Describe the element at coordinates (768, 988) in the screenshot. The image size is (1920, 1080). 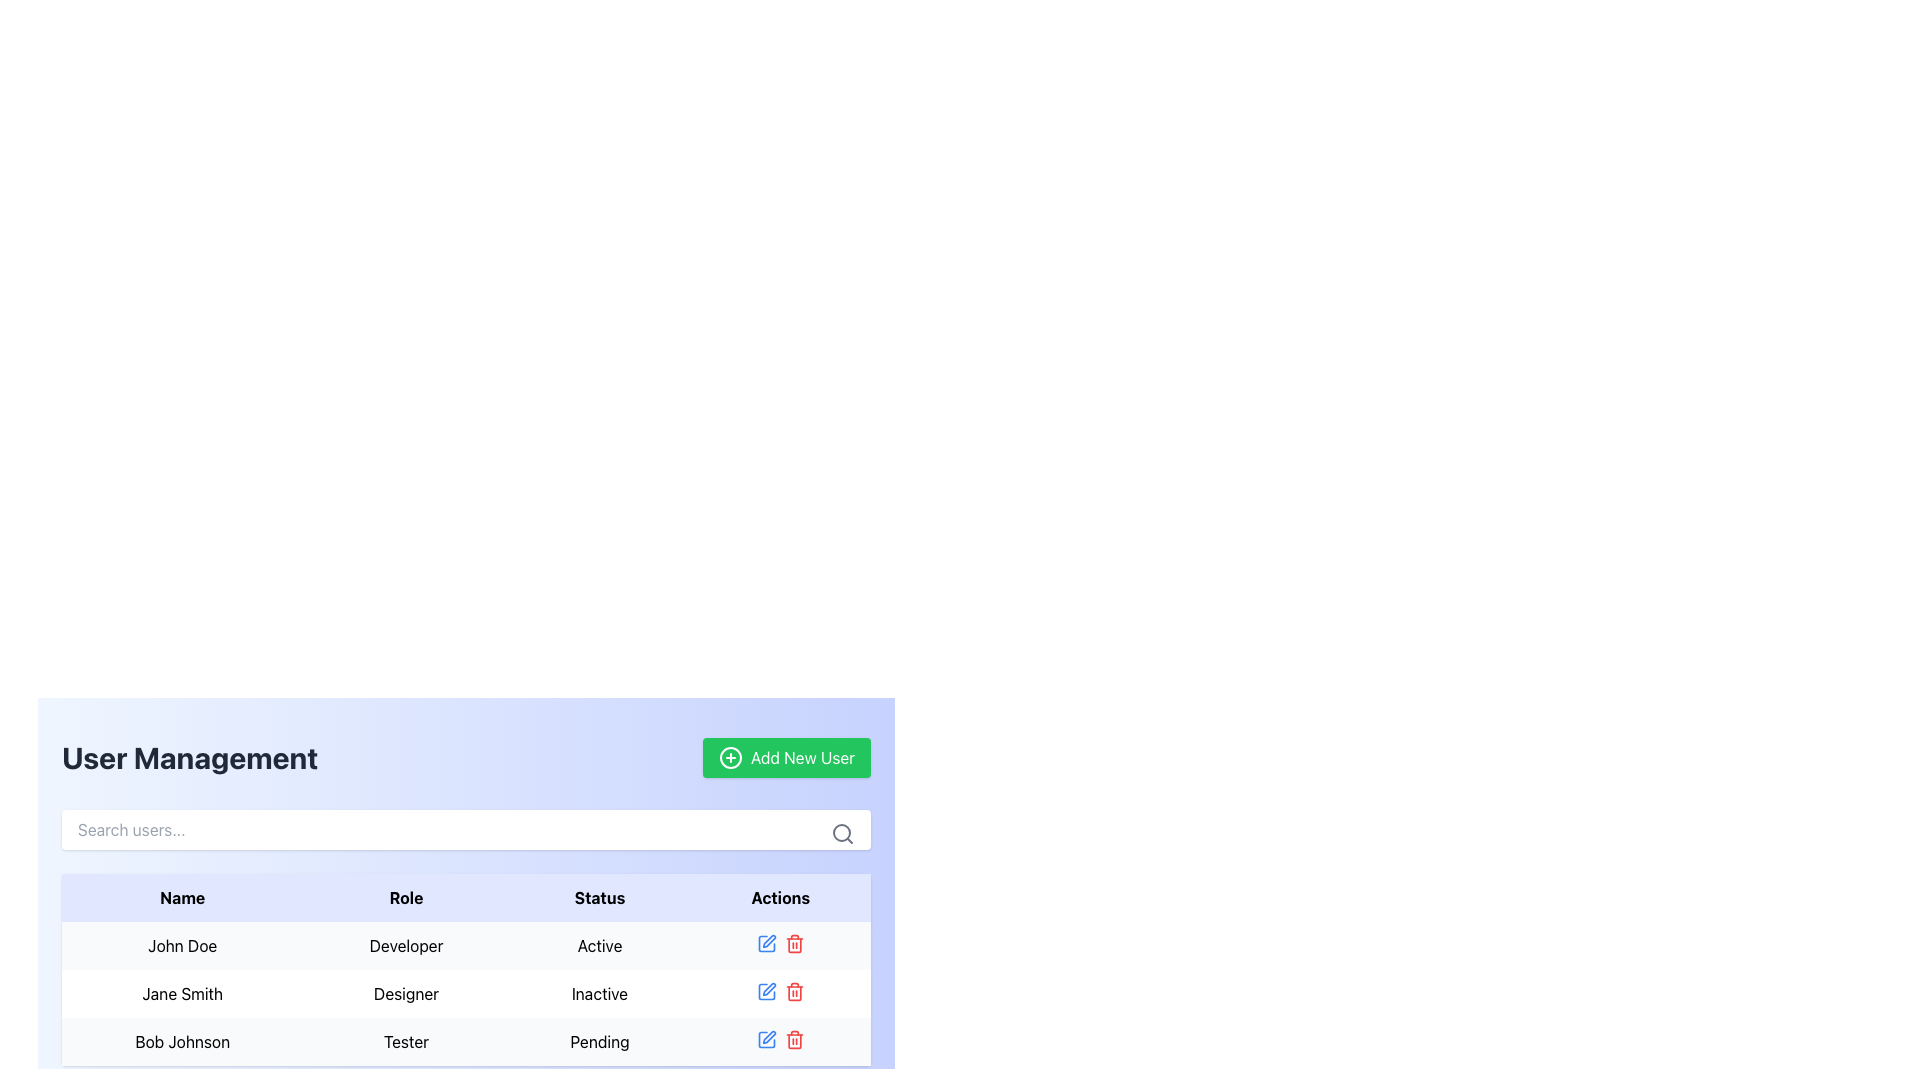
I see `the pen icon located in the 'Actions' column of the user management table to initiate an action` at that location.